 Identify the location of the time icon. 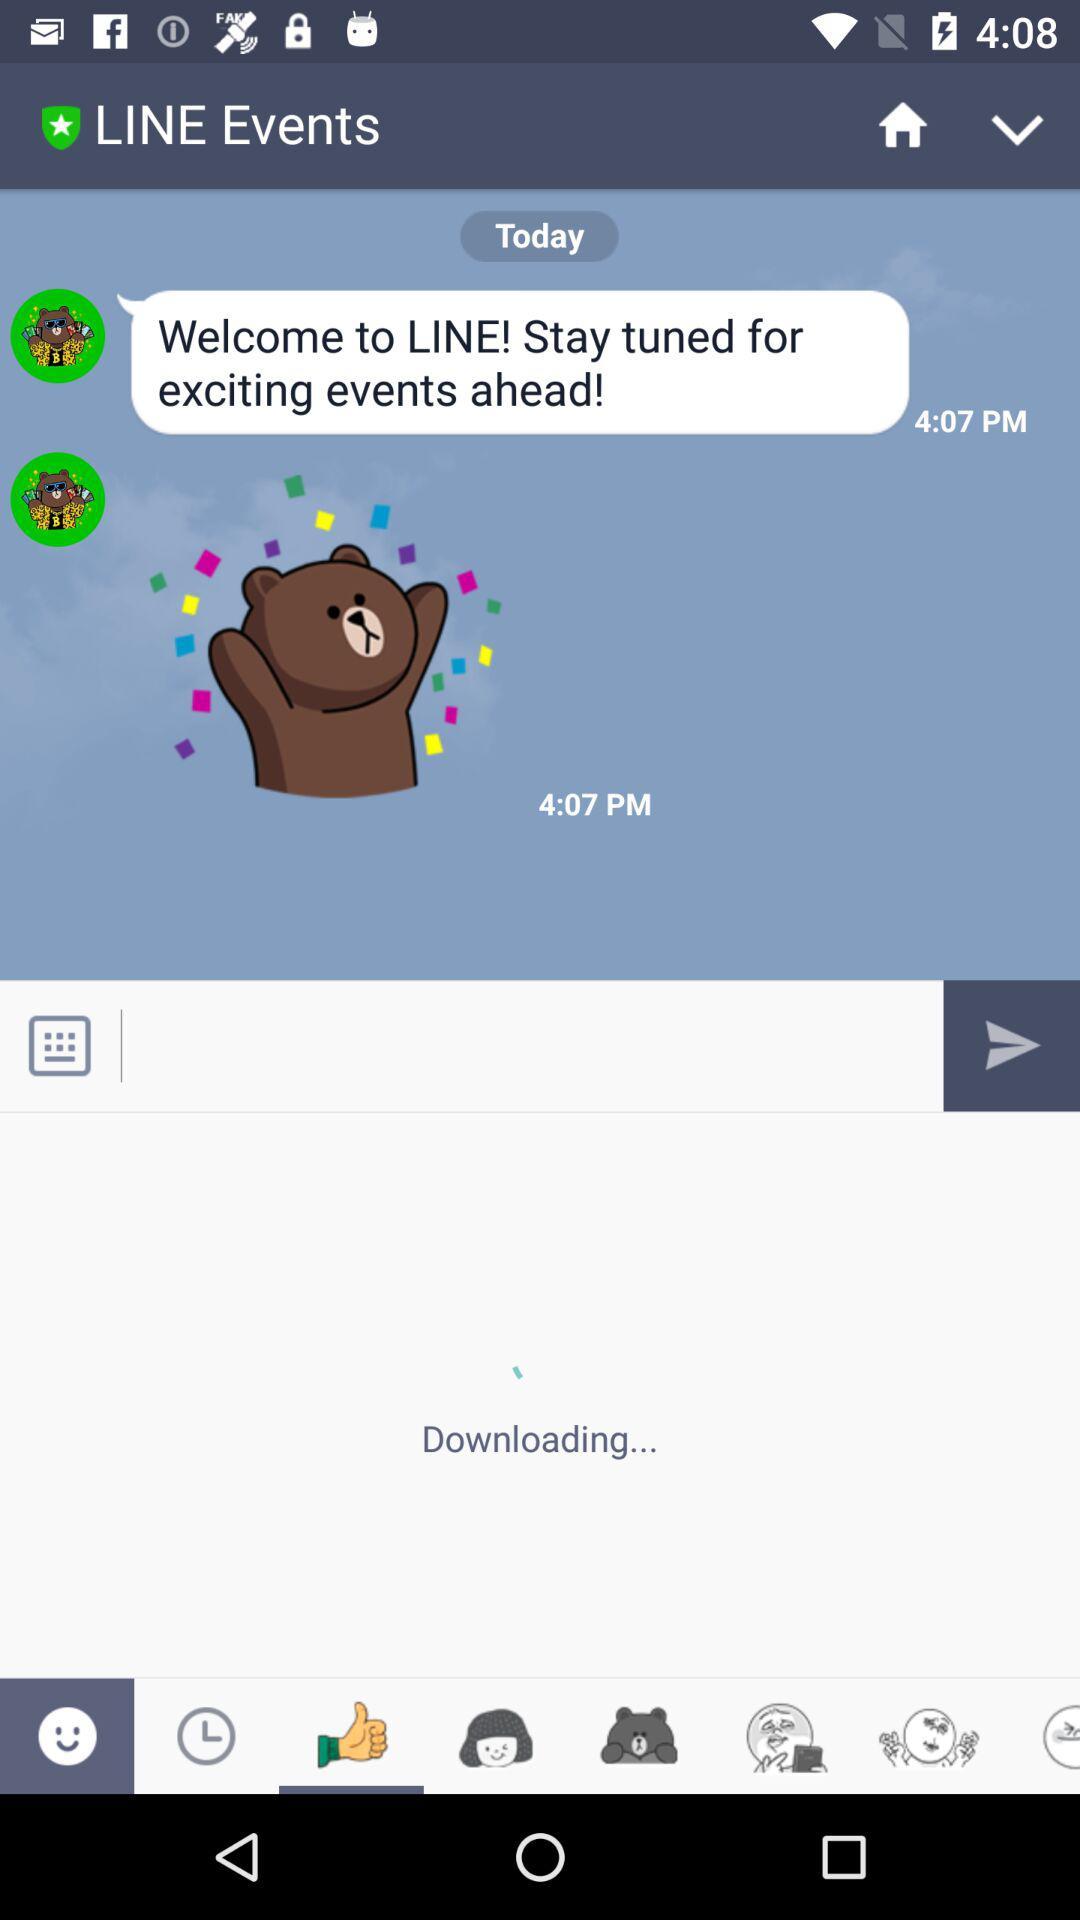
(206, 1735).